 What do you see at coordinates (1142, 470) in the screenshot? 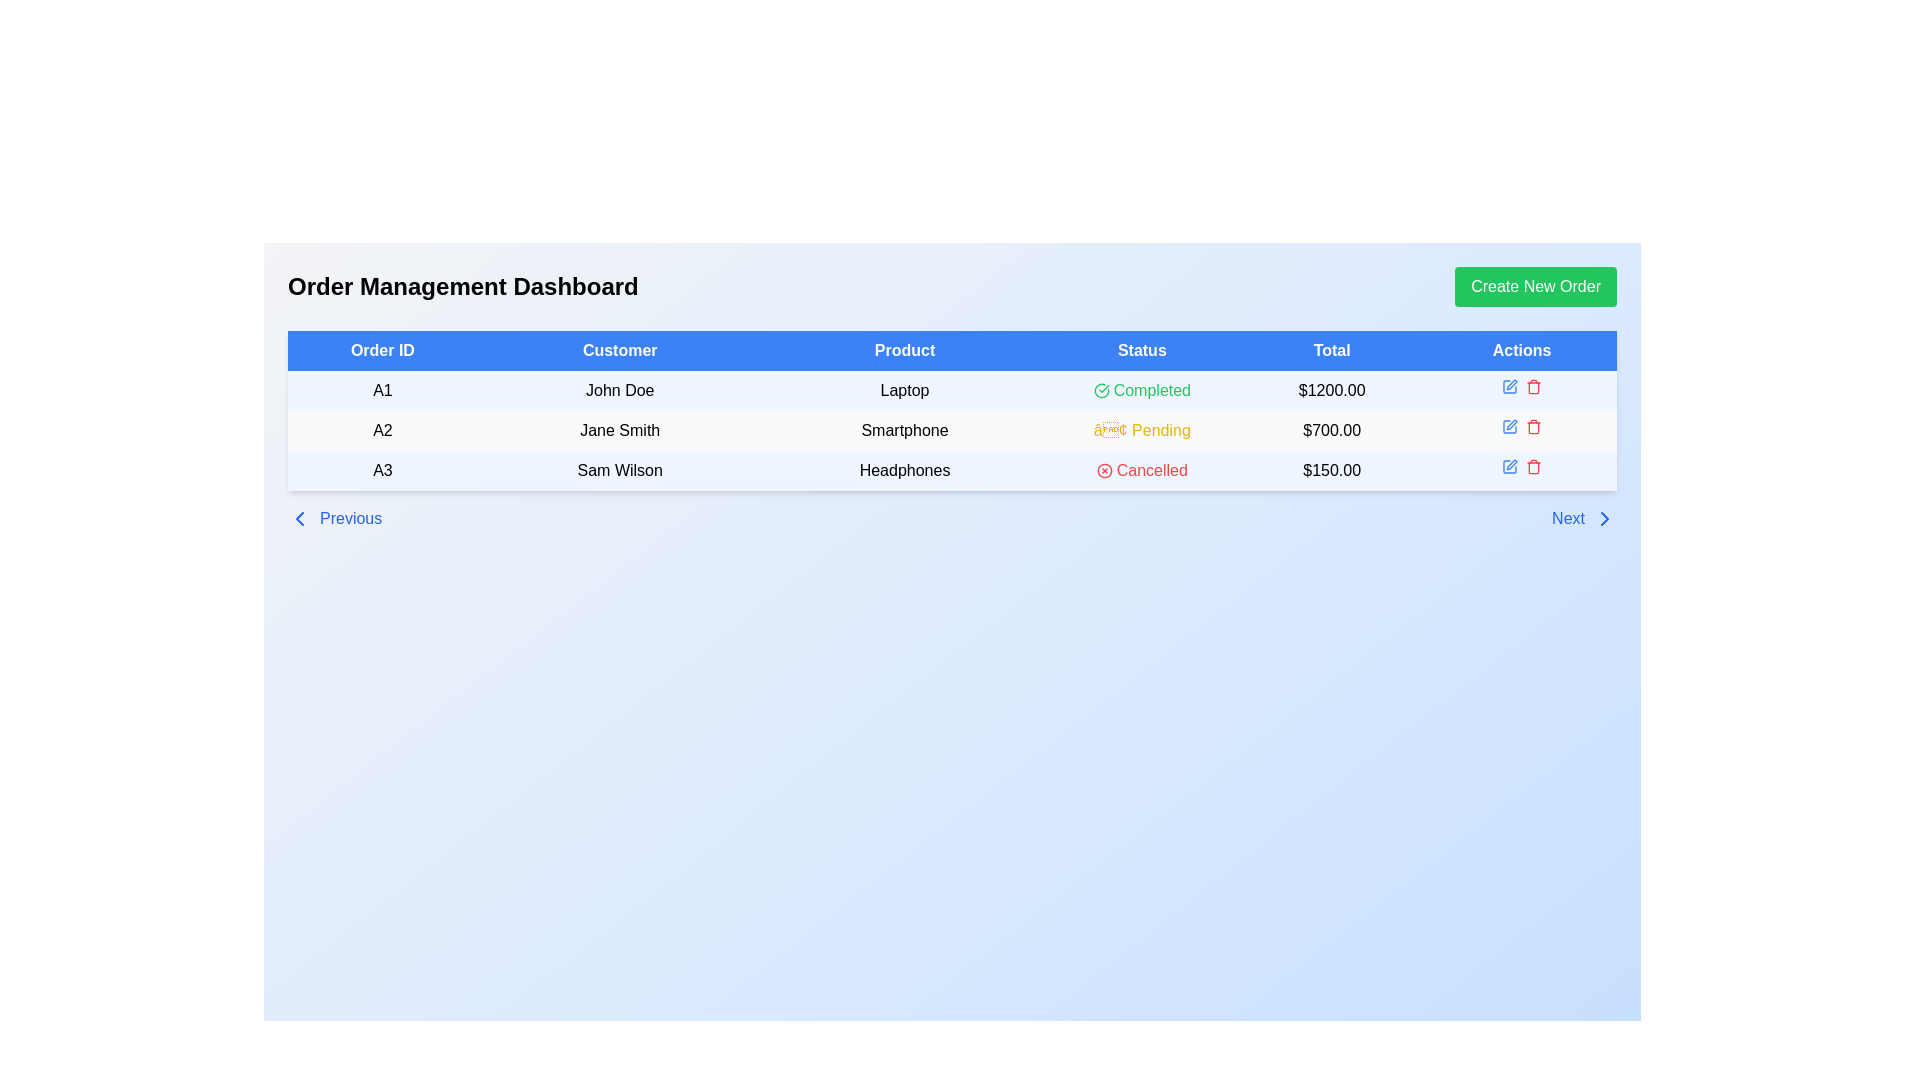
I see `the cancellation status indication of the order 'A3' by clicking on the label with an icon in the 'Status' column of the last row of the table` at bounding box center [1142, 470].